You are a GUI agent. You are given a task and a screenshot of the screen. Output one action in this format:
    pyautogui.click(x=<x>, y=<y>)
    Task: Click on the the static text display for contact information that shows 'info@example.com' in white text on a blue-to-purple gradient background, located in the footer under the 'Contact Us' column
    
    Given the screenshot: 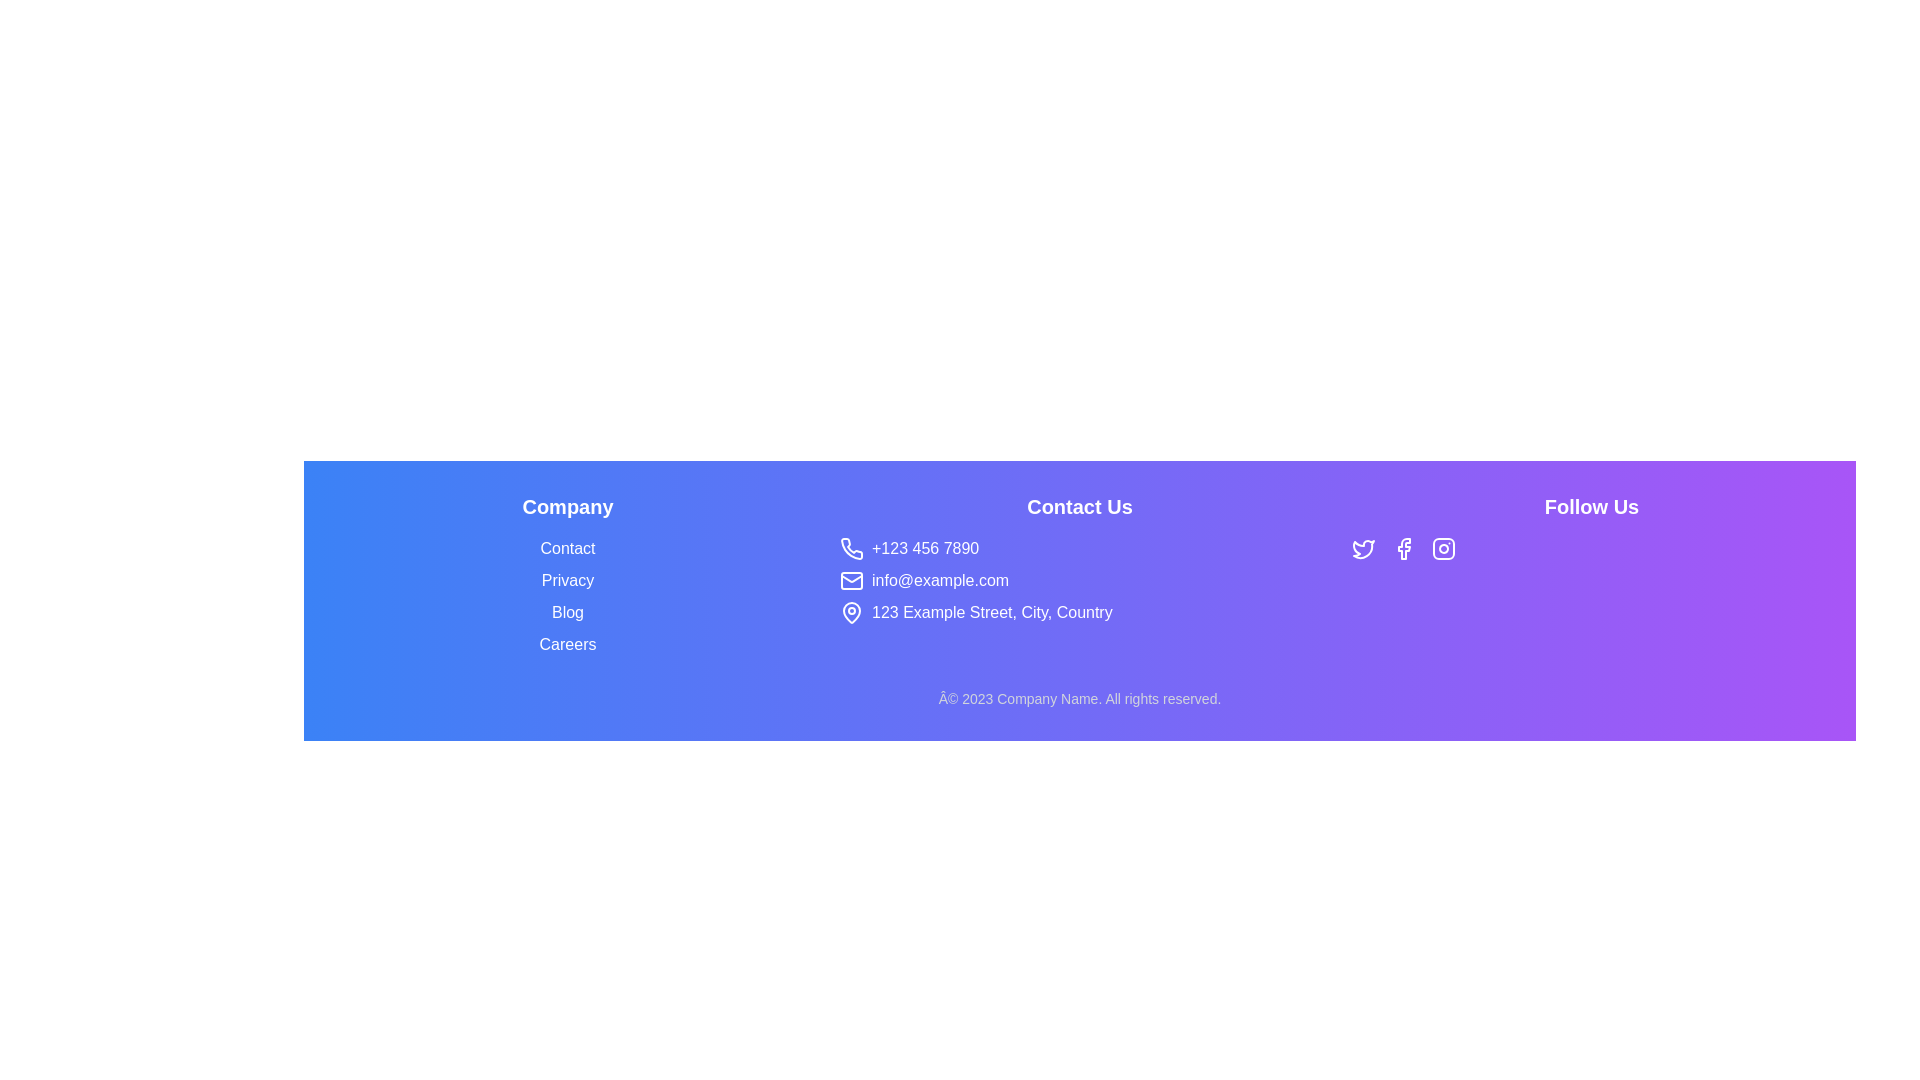 What is the action you would take?
    pyautogui.click(x=939, y=581)
    